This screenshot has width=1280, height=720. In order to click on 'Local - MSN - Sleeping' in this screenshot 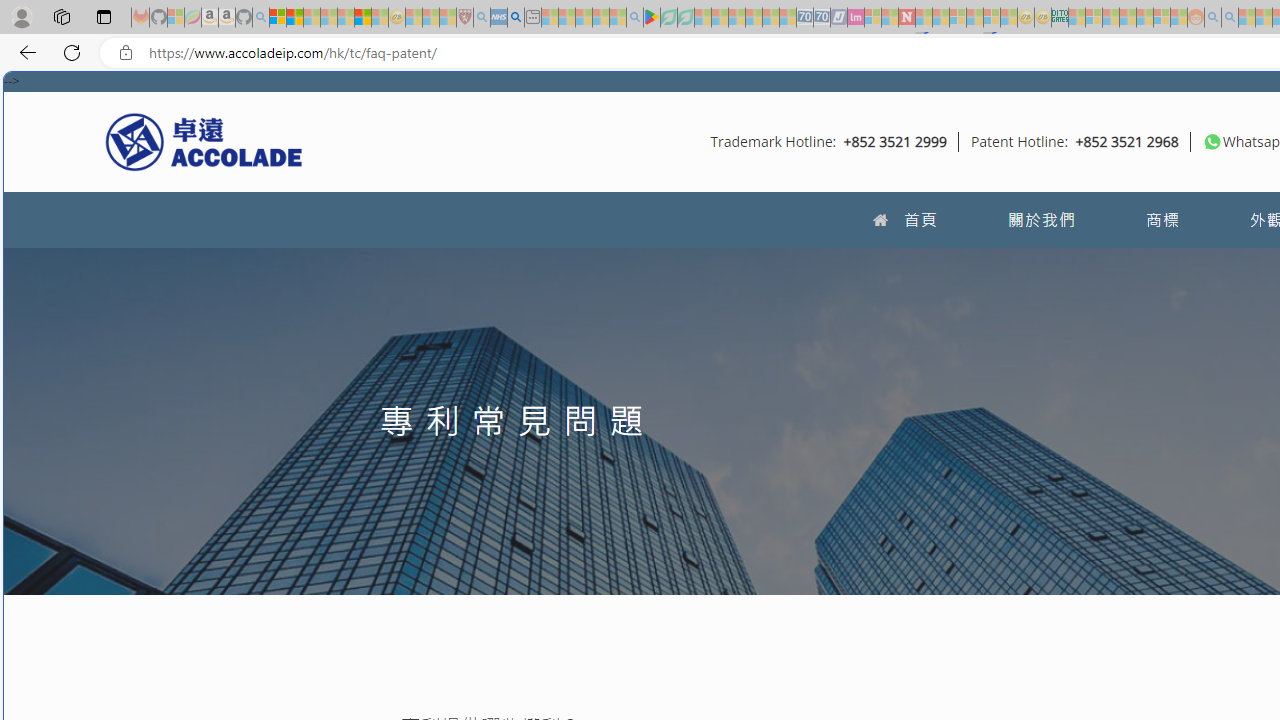, I will do `click(447, 17)`.